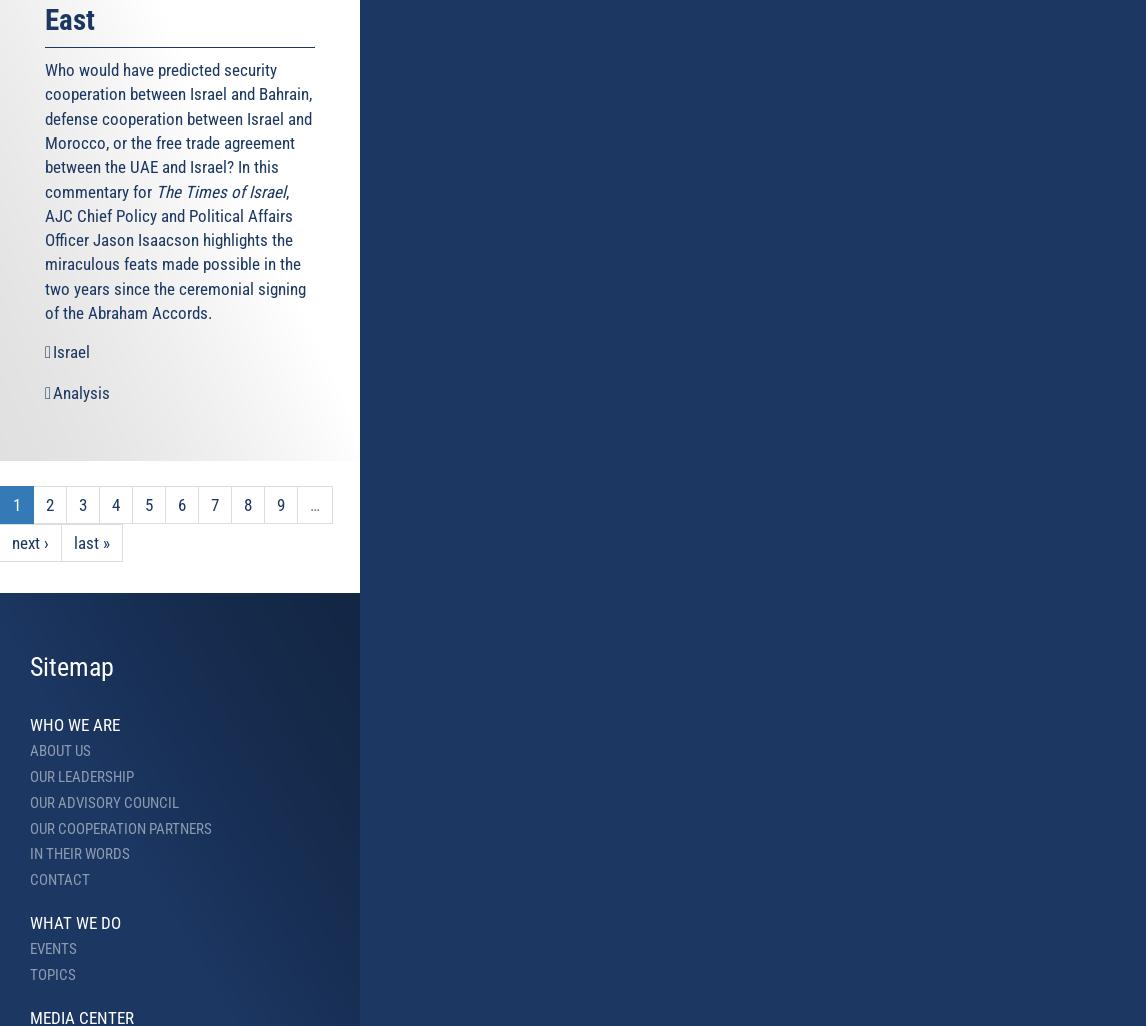  Describe the element at coordinates (30, 801) in the screenshot. I see `'Our Advisory Council'` at that location.